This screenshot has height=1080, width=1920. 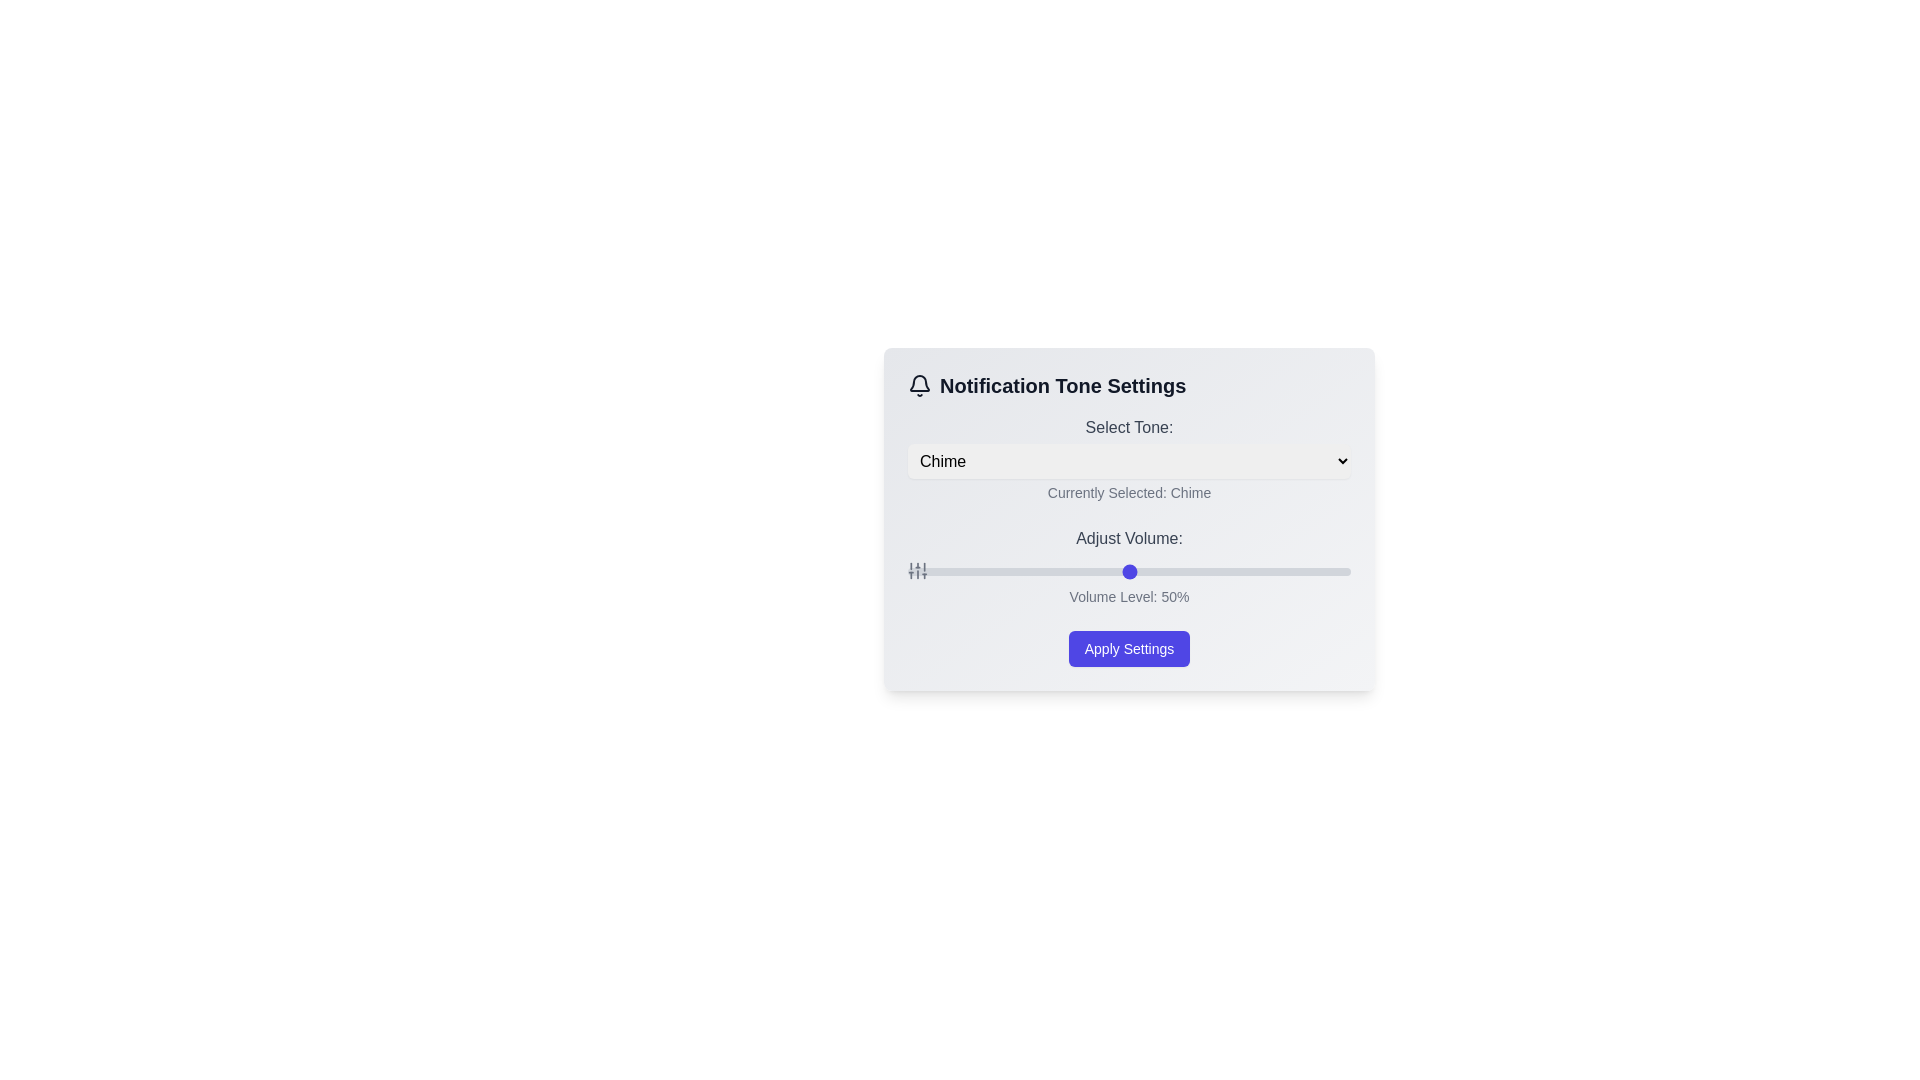 What do you see at coordinates (1129, 461) in the screenshot?
I see `an option from the 'Chime' dropdown menu, which is styled with a light gray background and is located in the 'Select Tone' section of the 'Notification Tone Settings' panel` at bounding box center [1129, 461].